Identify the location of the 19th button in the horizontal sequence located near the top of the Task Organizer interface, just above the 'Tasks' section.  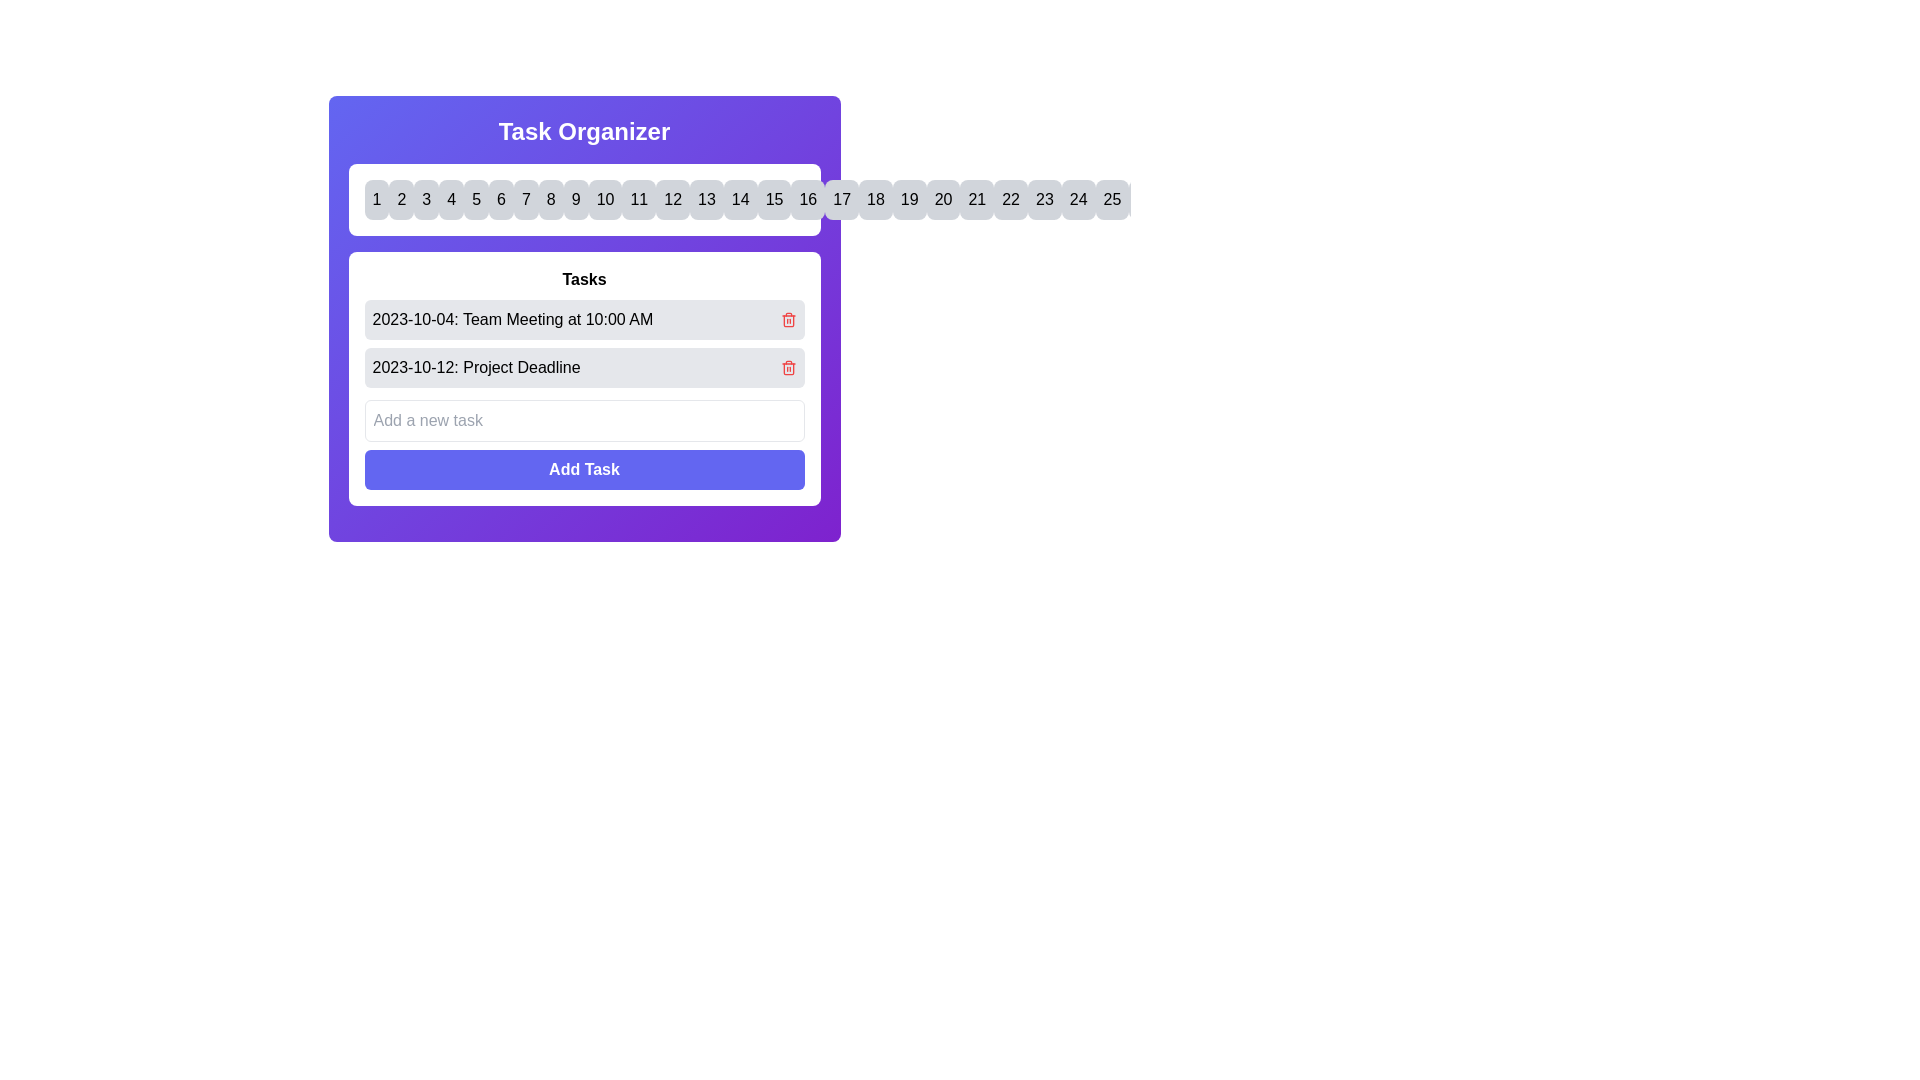
(908, 200).